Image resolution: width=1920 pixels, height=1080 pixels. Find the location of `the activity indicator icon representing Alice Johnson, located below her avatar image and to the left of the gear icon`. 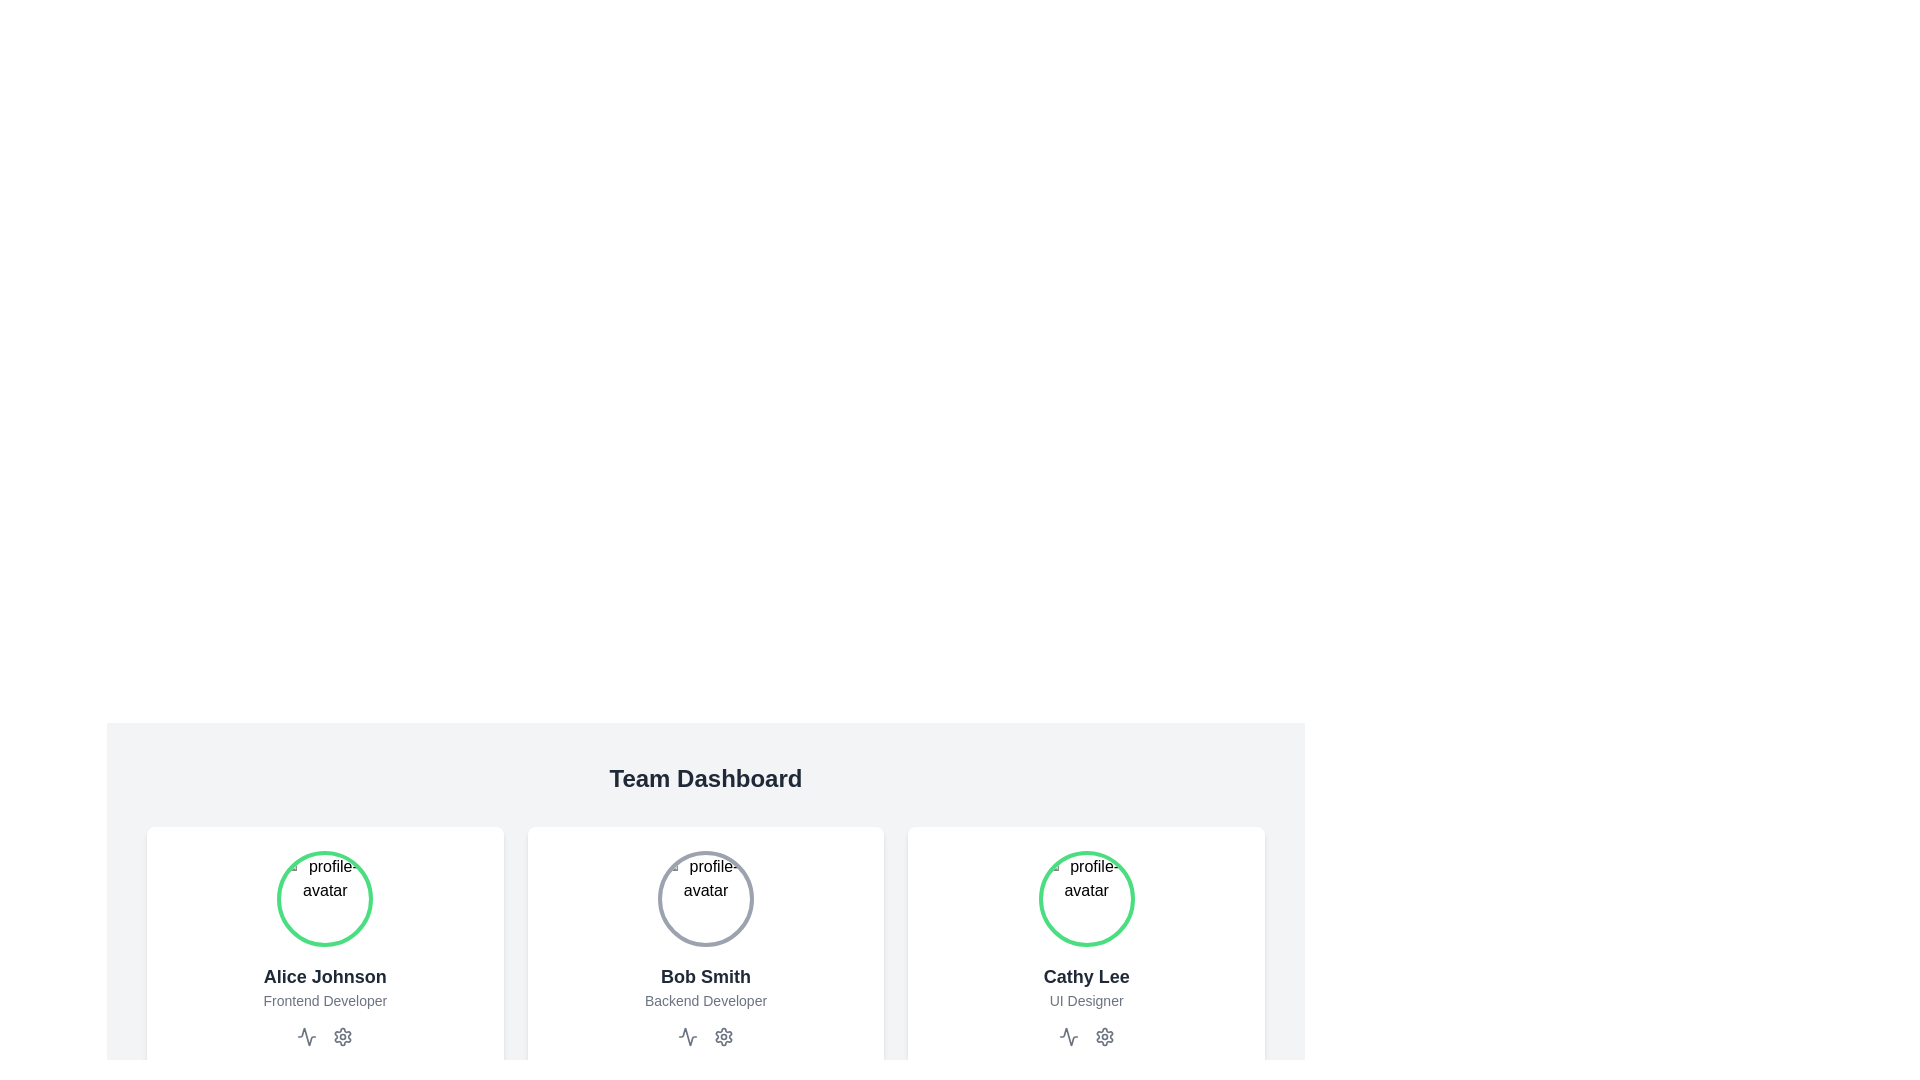

the activity indicator icon representing Alice Johnson, located below her avatar image and to the left of the gear icon is located at coordinates (306, 1036).